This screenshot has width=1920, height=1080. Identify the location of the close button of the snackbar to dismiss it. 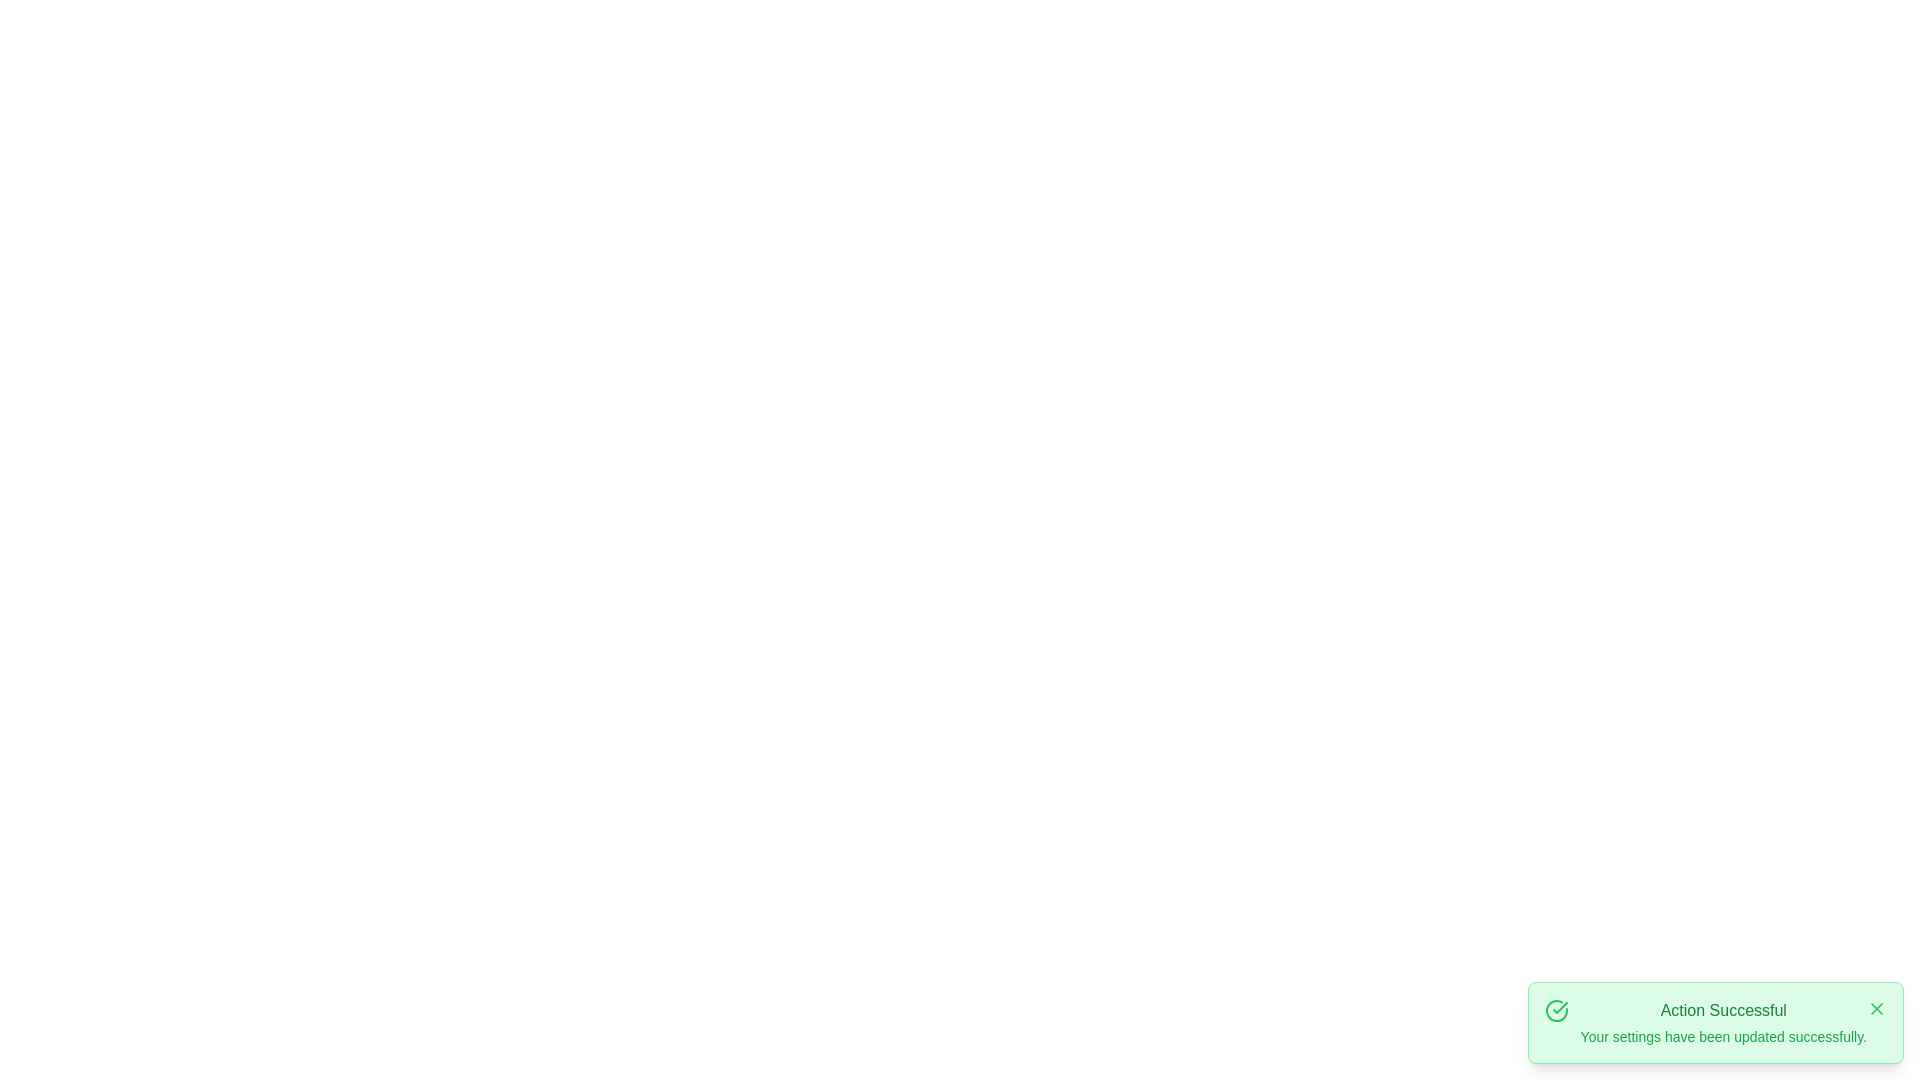
(1875, 1009).